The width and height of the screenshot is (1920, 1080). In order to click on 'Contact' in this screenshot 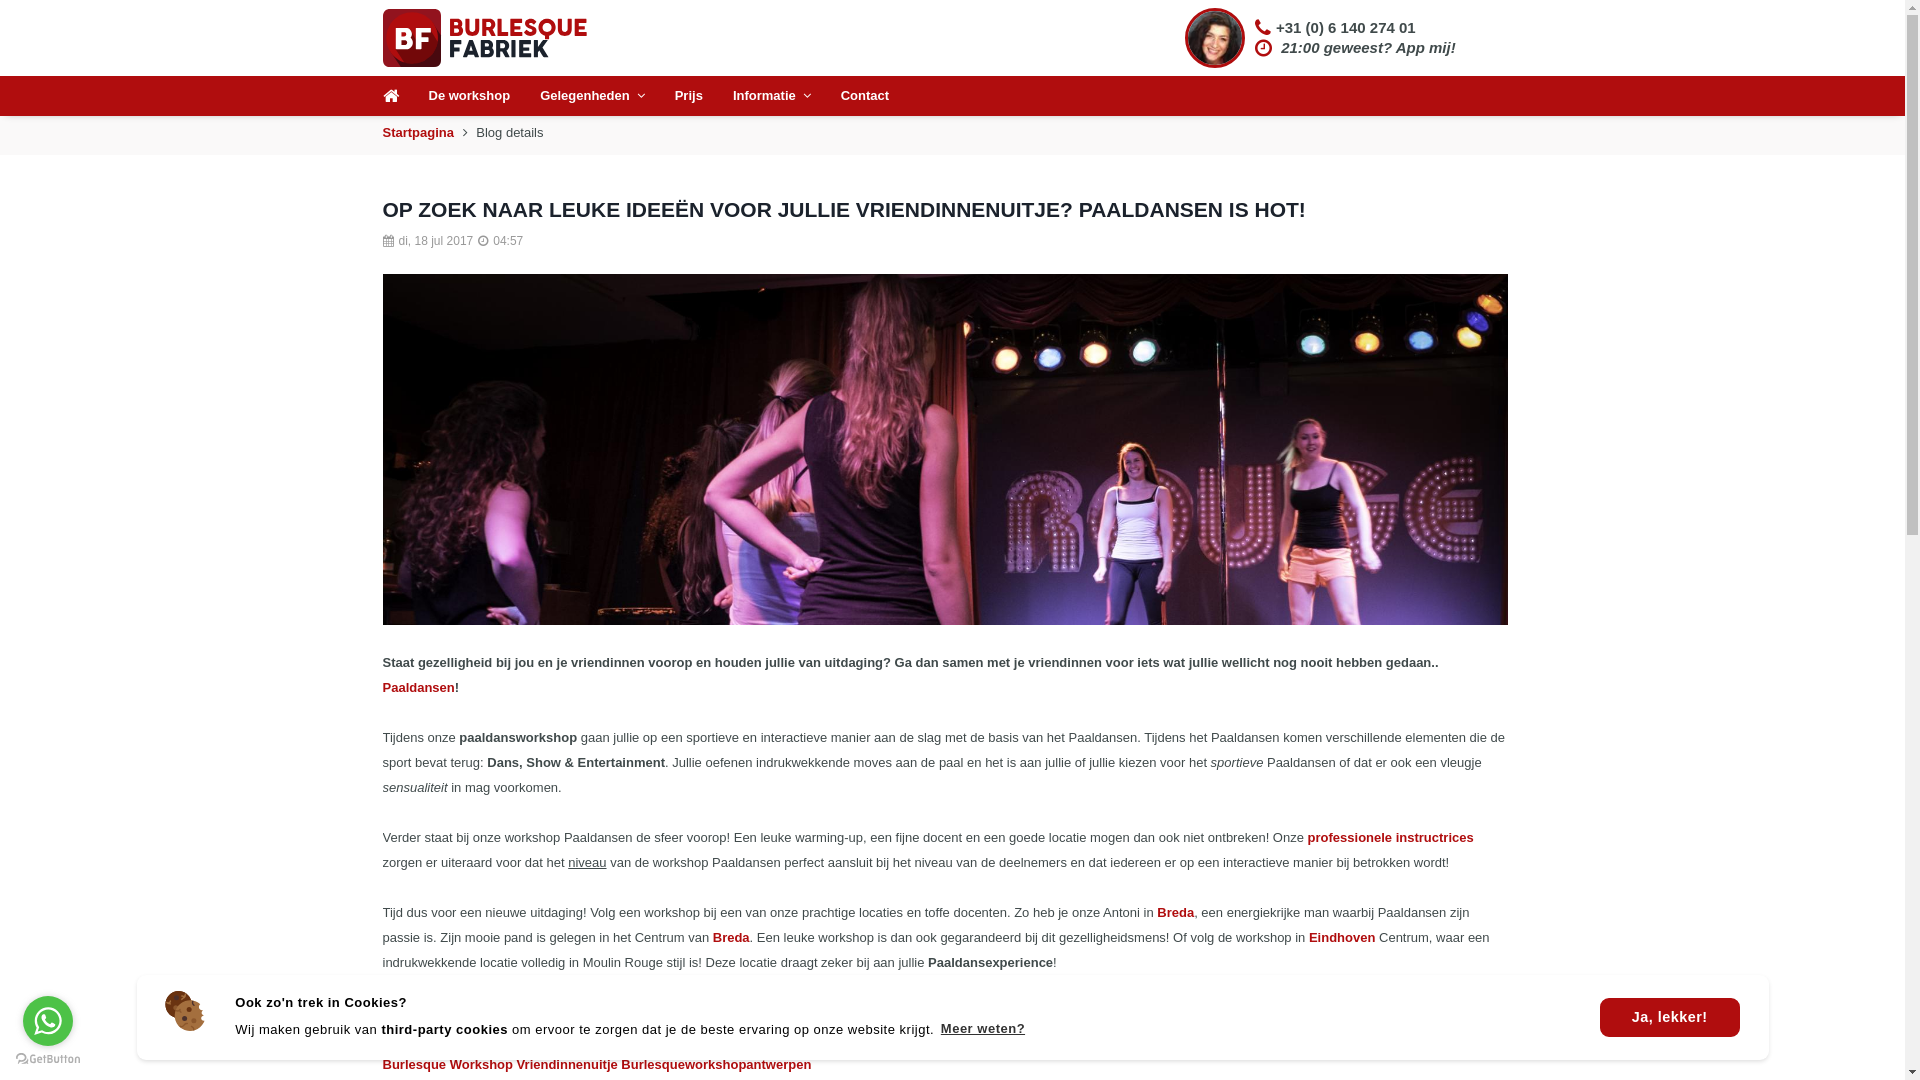, I will do `click(864, 96)`.